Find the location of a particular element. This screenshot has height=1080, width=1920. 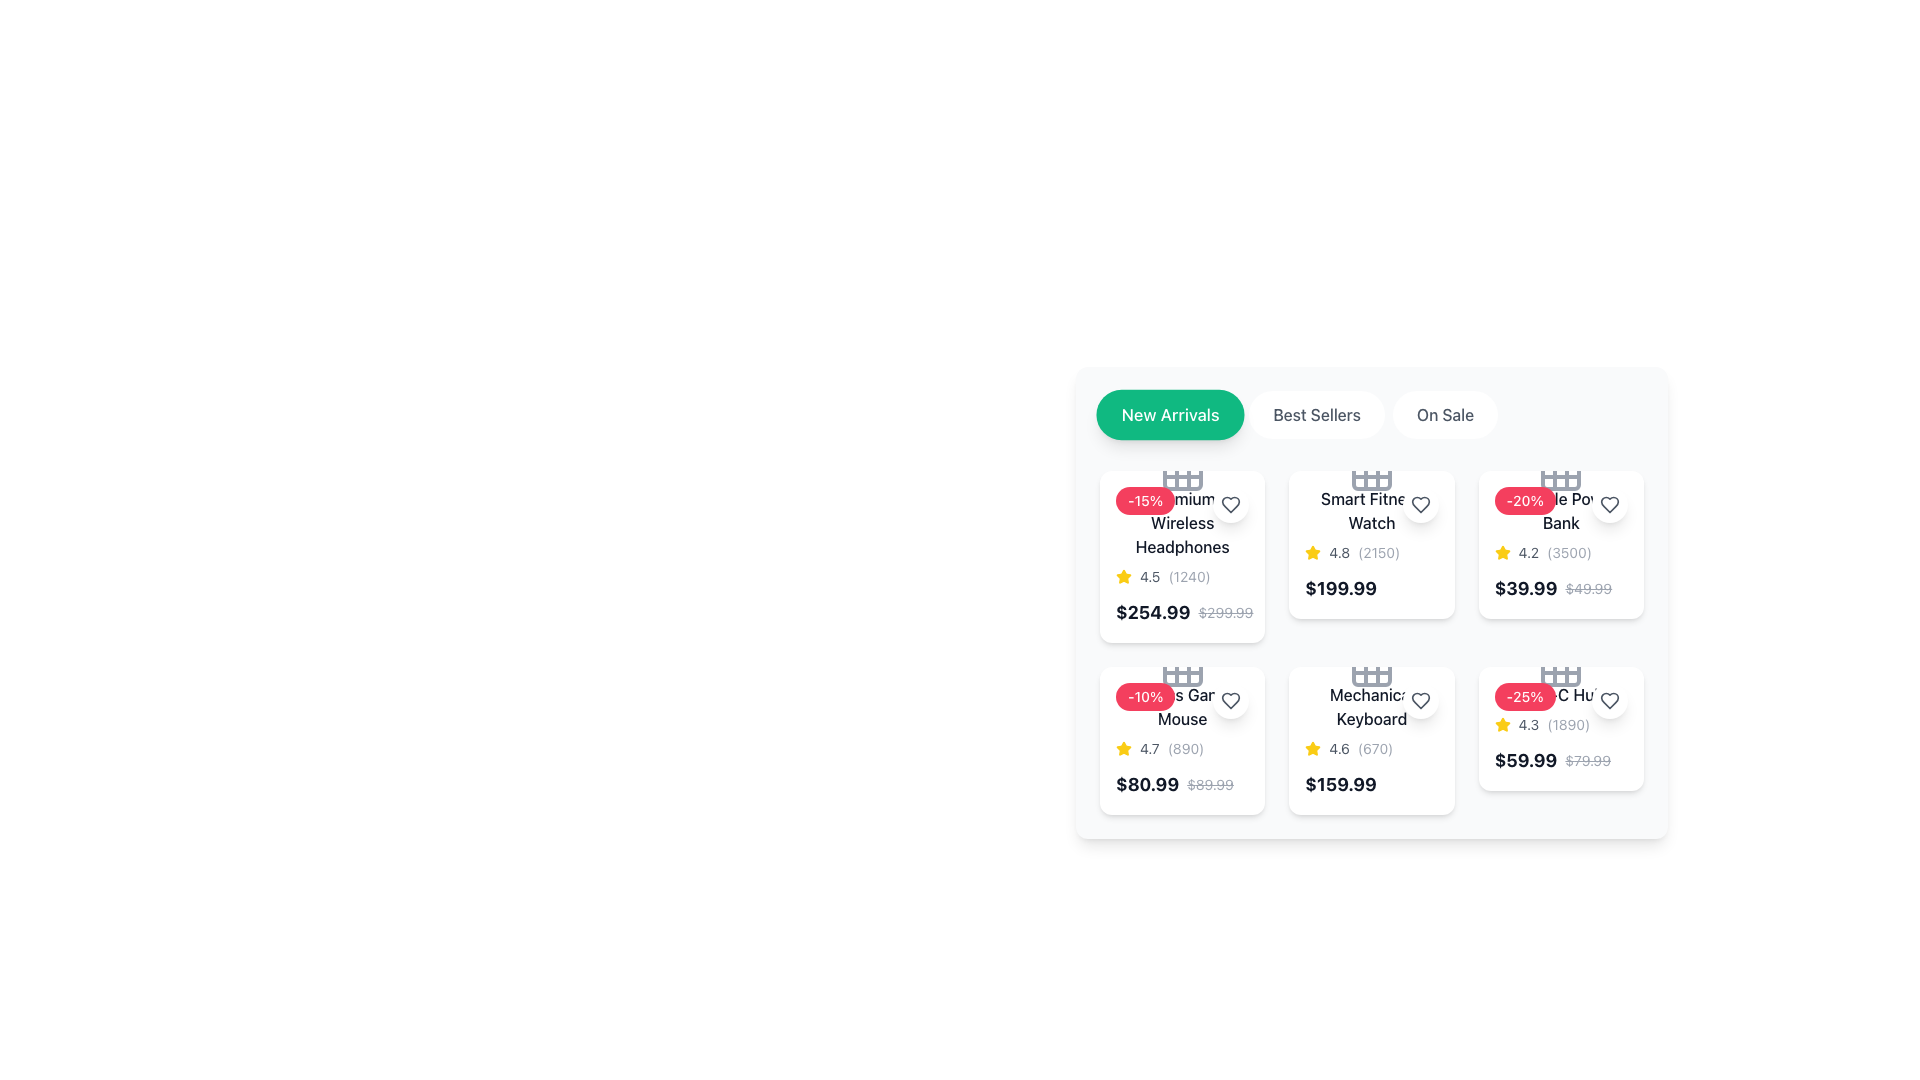

the heart icon within the rounded rectangle button of the 'Mechanical Keyboard' product card, which is the fifth card in the grid is located at coordinates (1419, 700).